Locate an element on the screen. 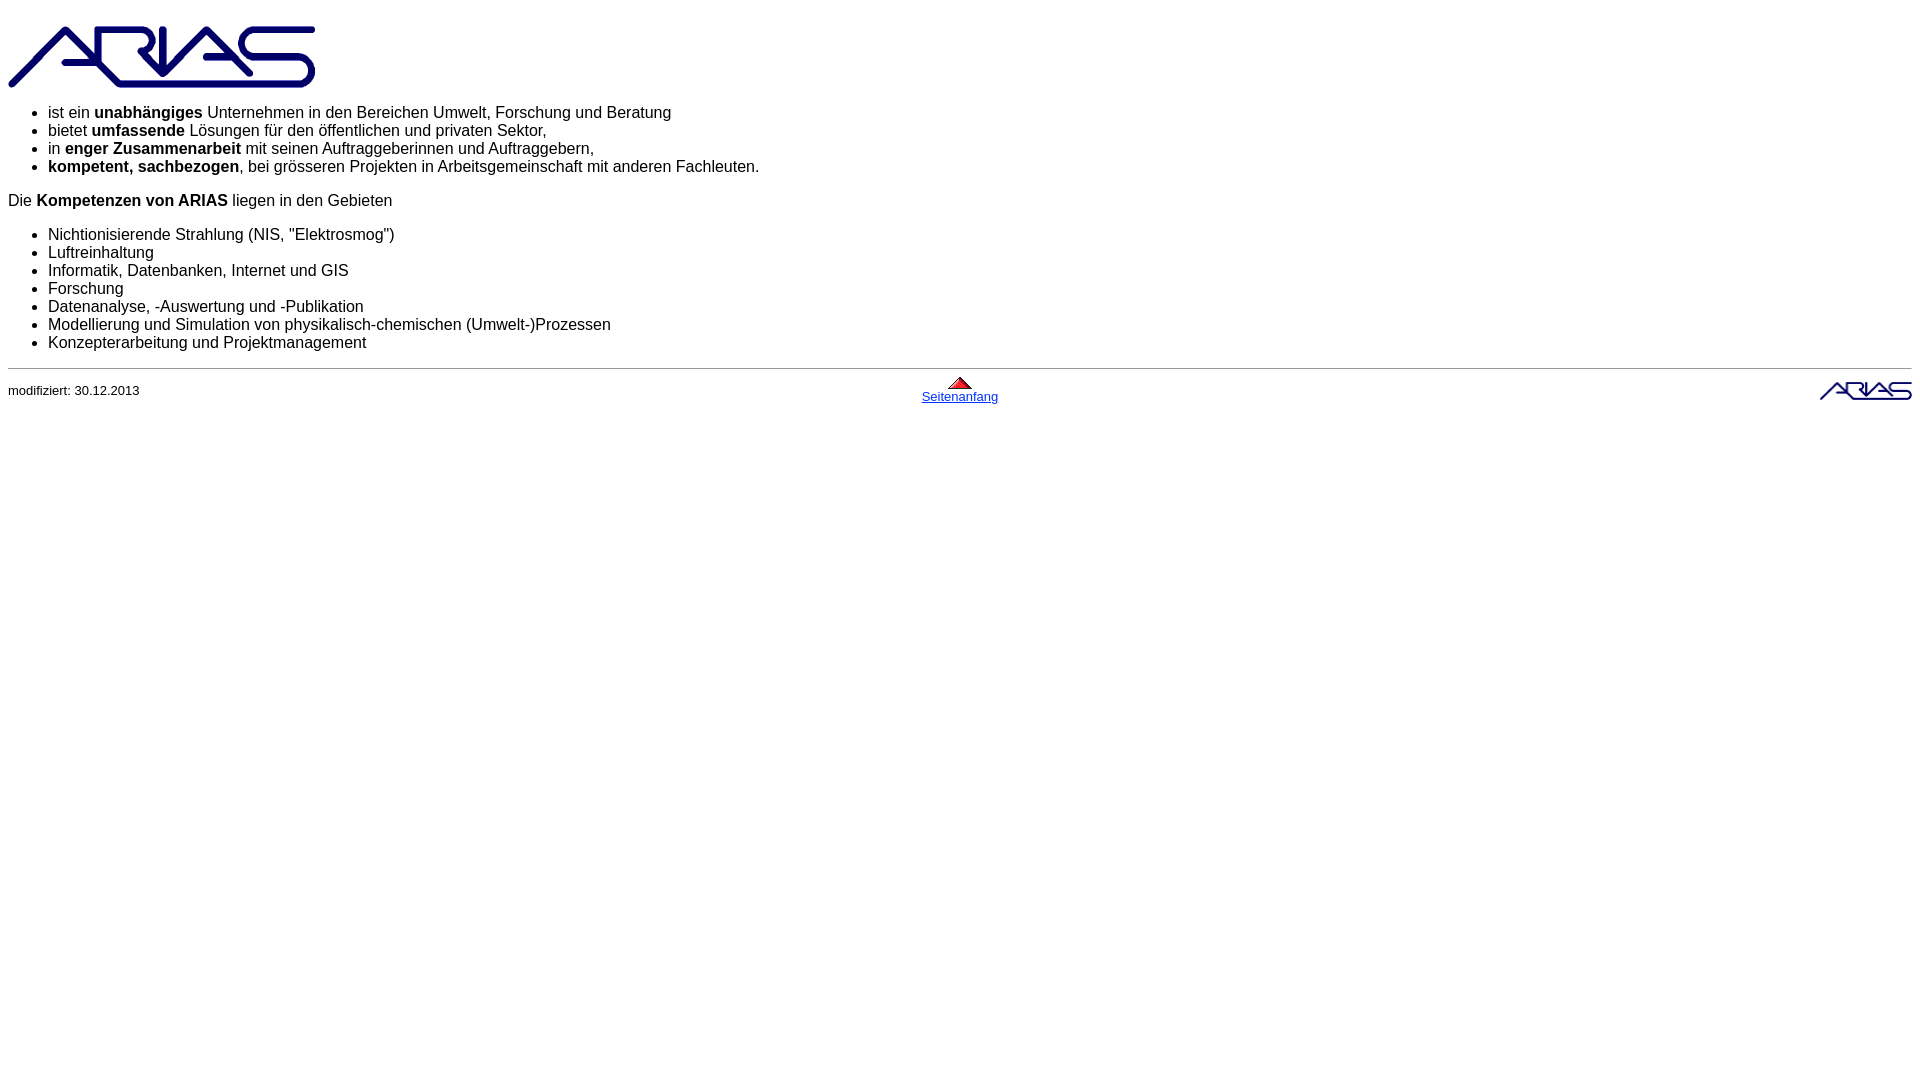  'Seitenanfang' is located at coordinates (960, 396).